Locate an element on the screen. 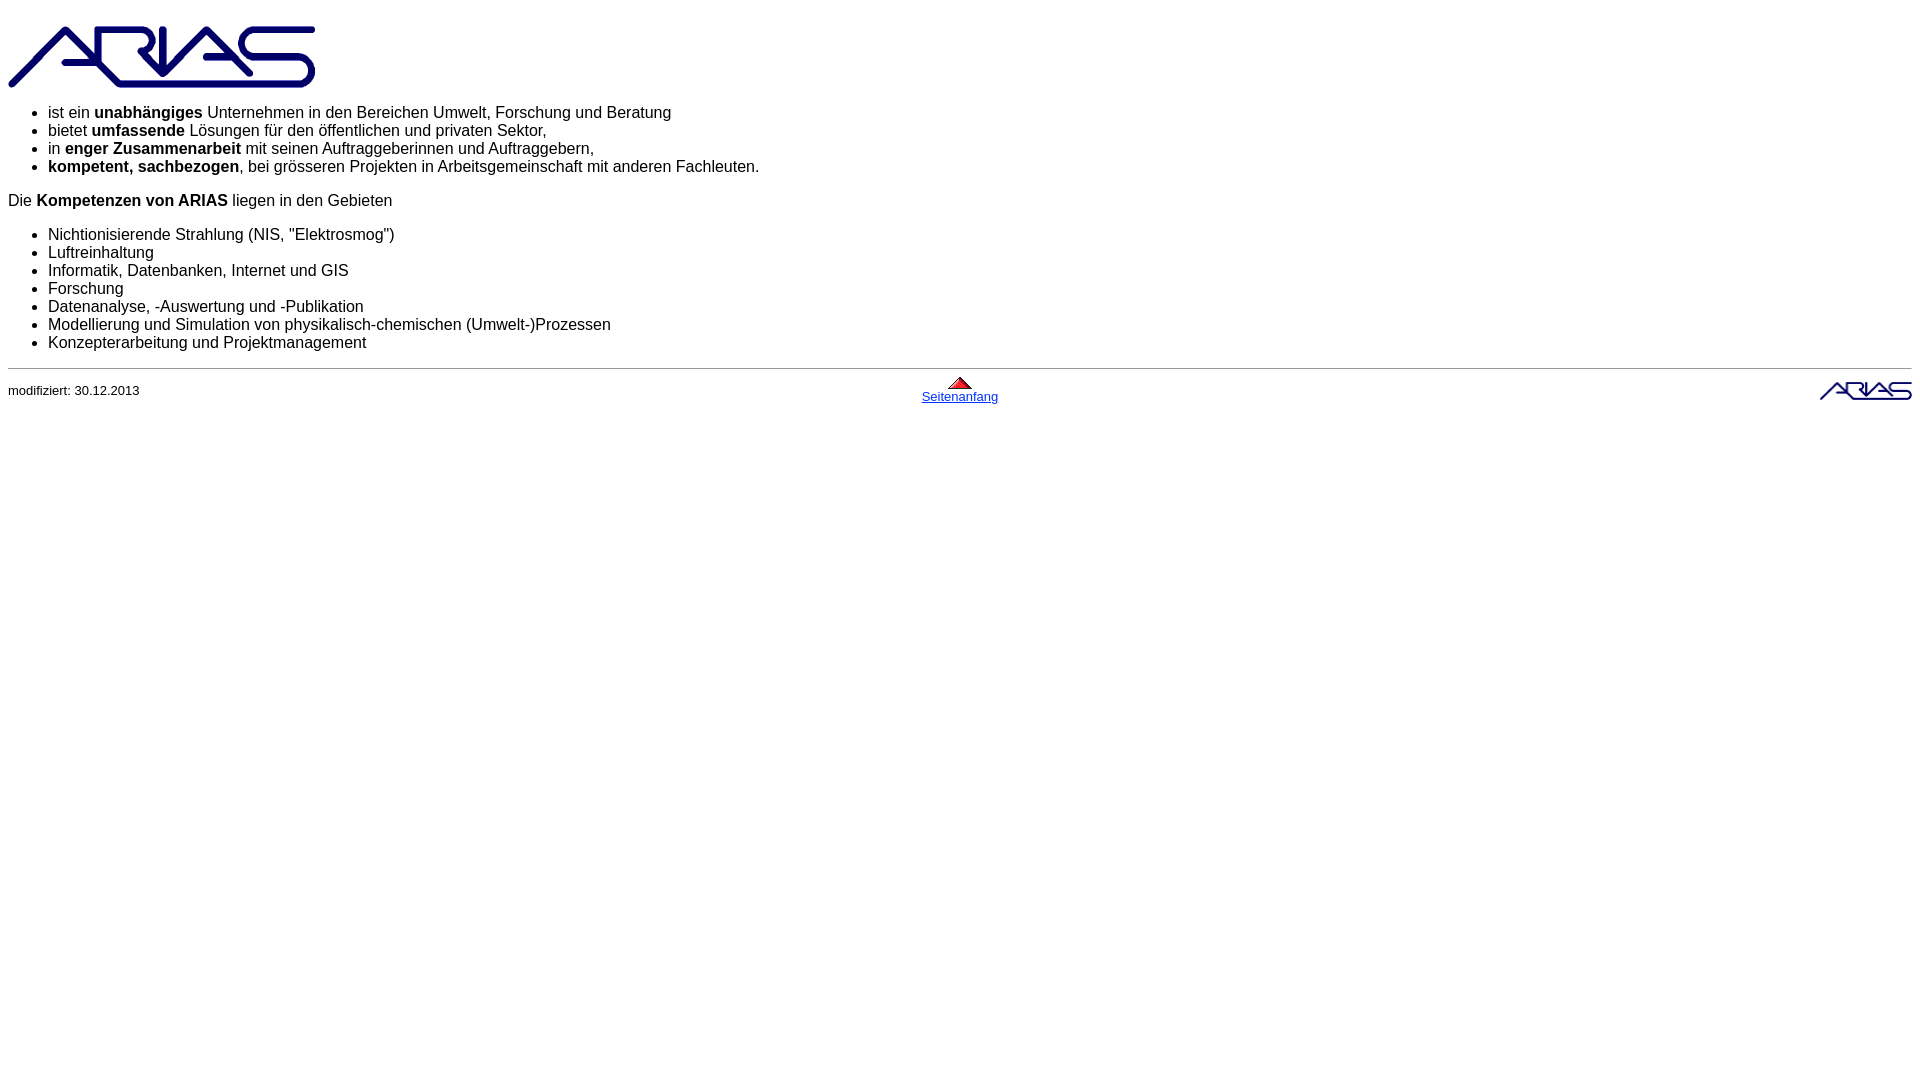  'Seitenanfang' is located at coordinates (960, 396).